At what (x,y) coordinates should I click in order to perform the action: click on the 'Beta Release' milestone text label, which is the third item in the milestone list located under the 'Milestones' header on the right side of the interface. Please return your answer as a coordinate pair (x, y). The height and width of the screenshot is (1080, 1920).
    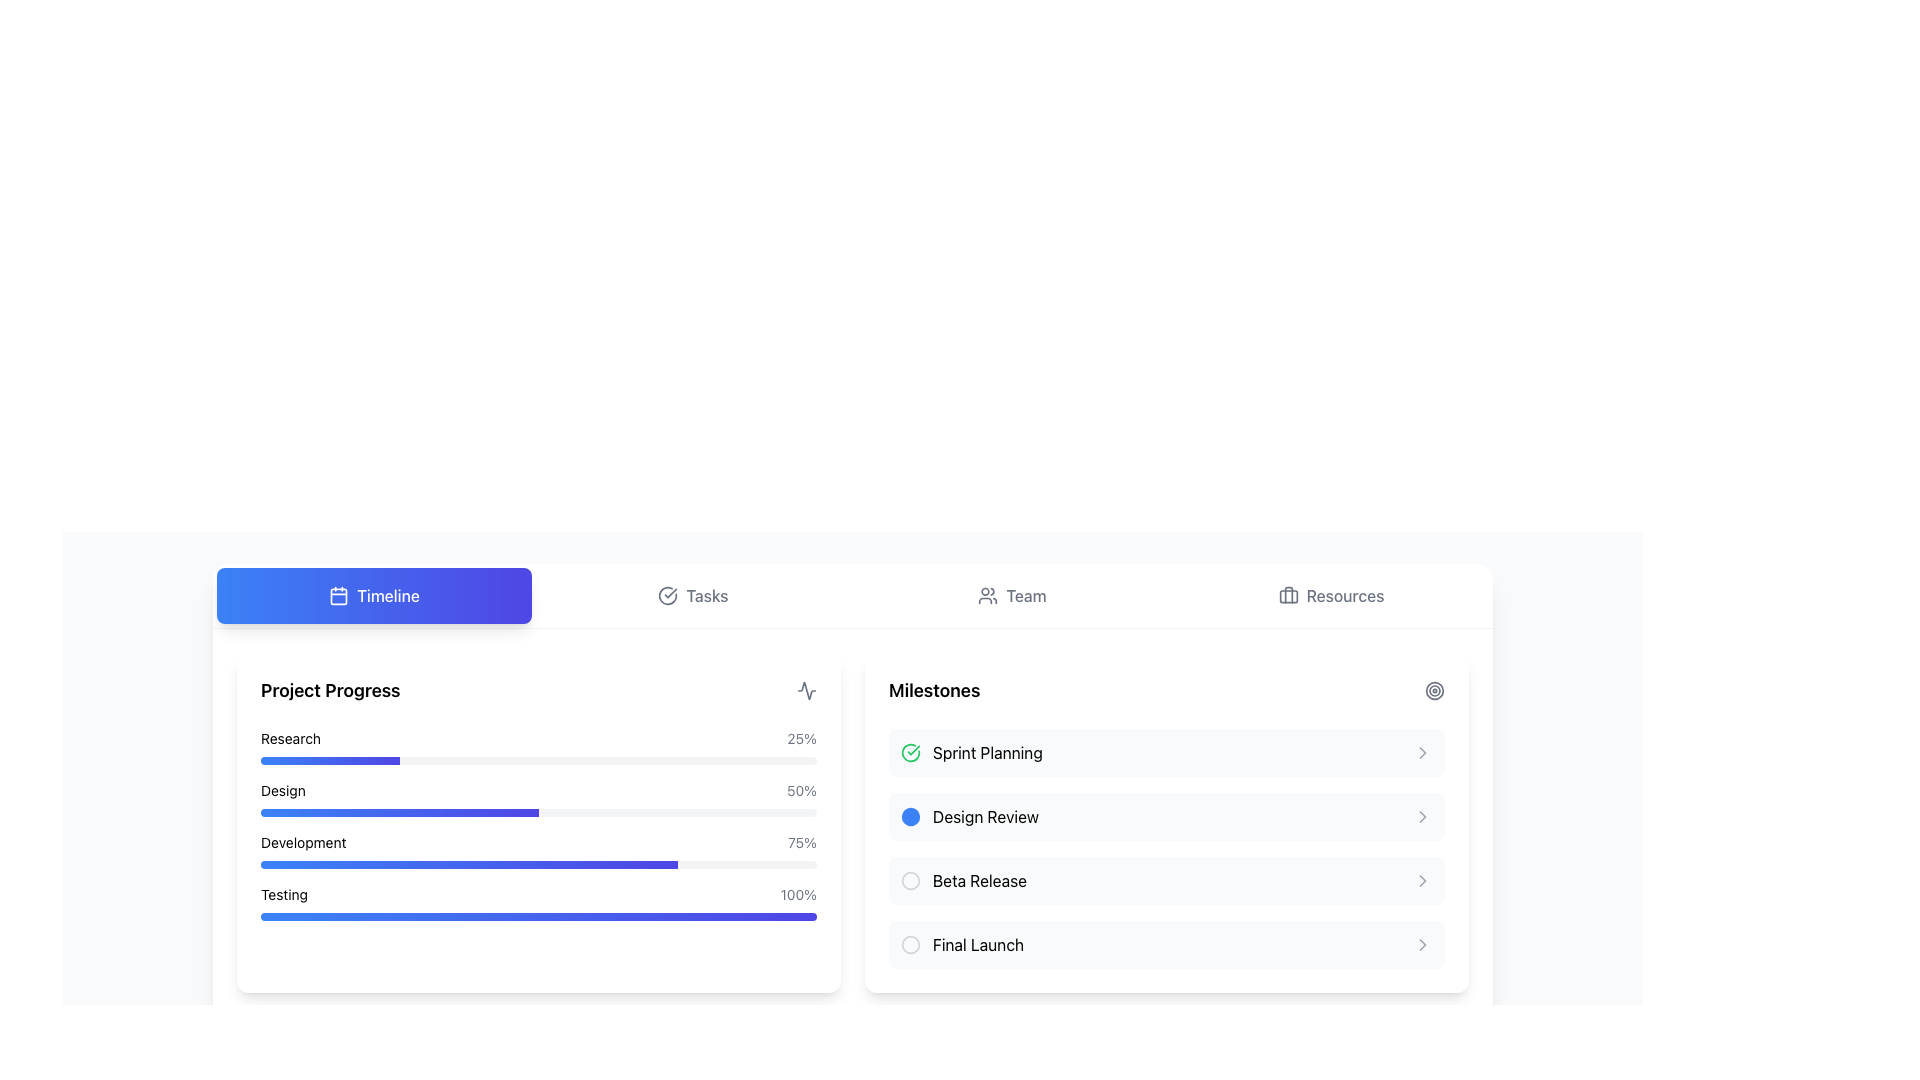
    Looking at the image, I should click on (979, 879).